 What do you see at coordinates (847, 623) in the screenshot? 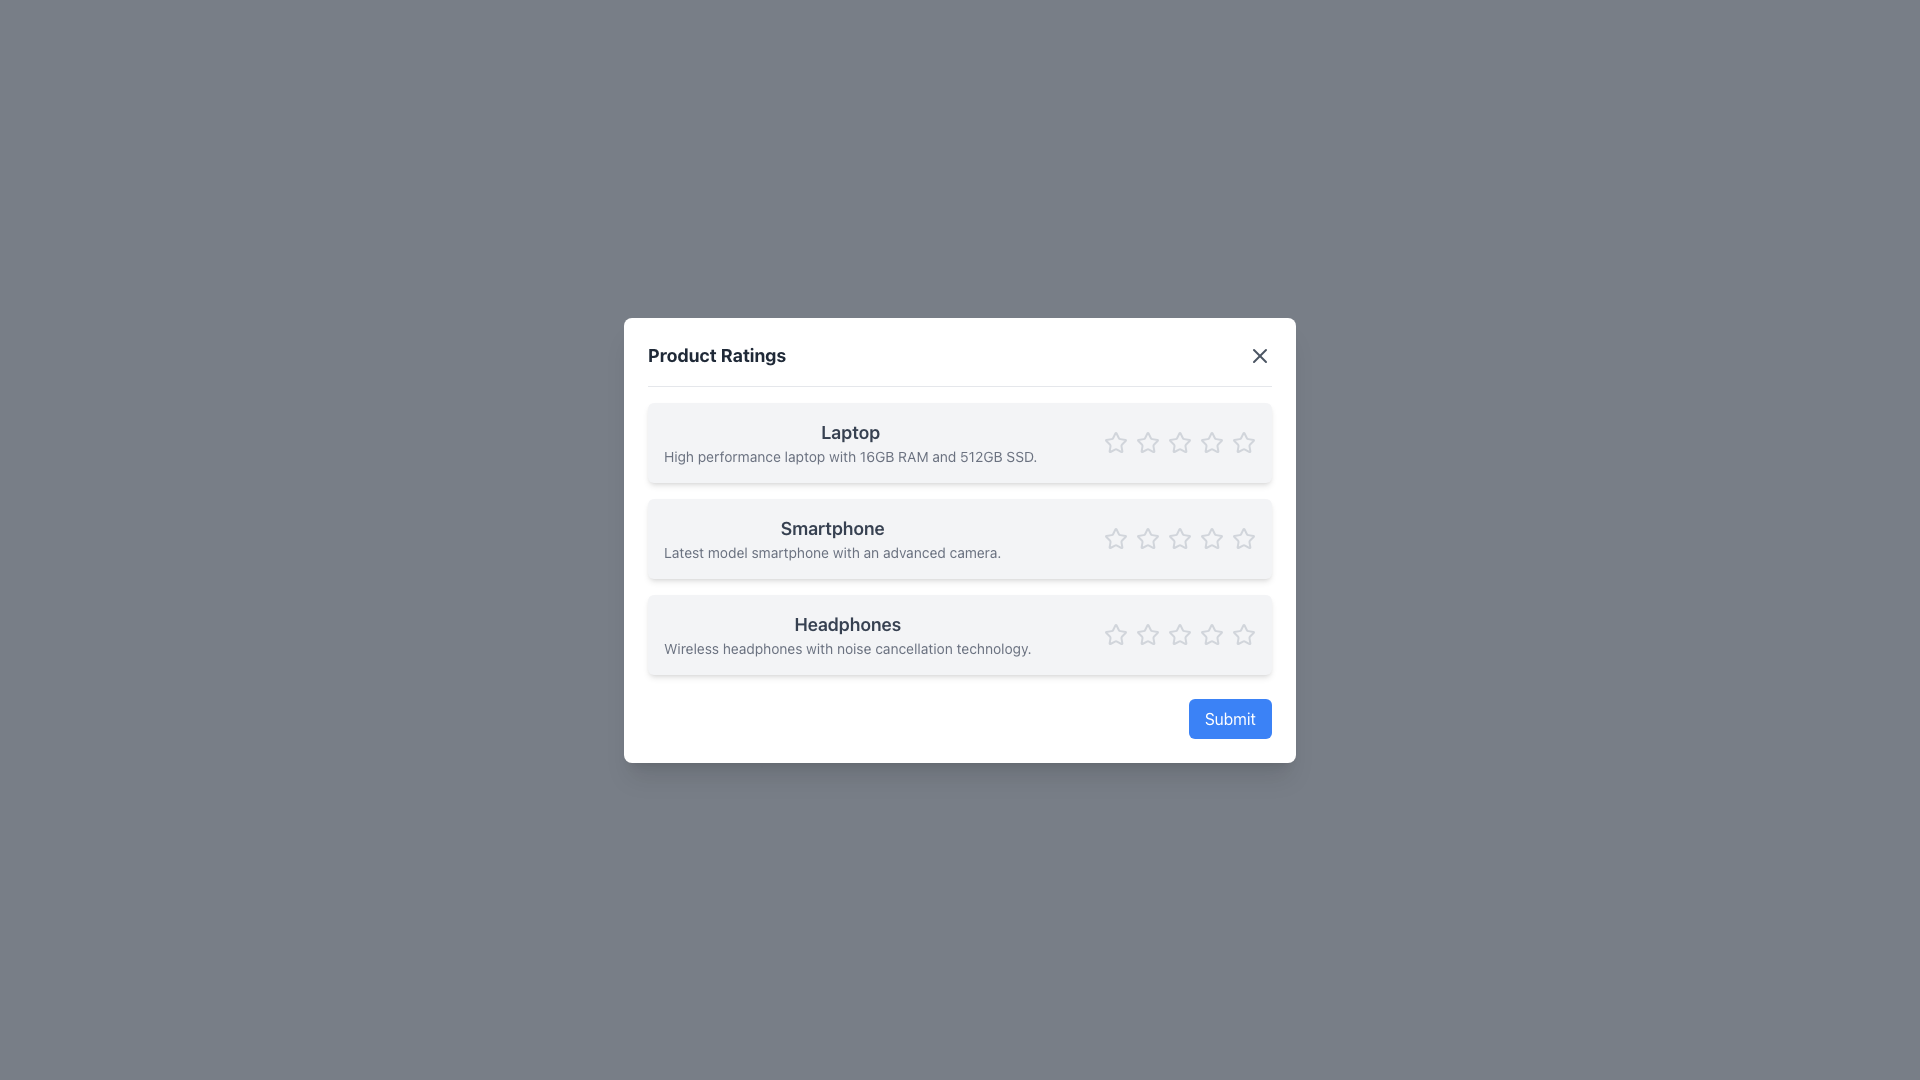
I see `the 'Headphones' text label, which is the title of a list item in the 'Product Ratings' modal window, located on the left side and above the description text` at bounding box center [847, 623].